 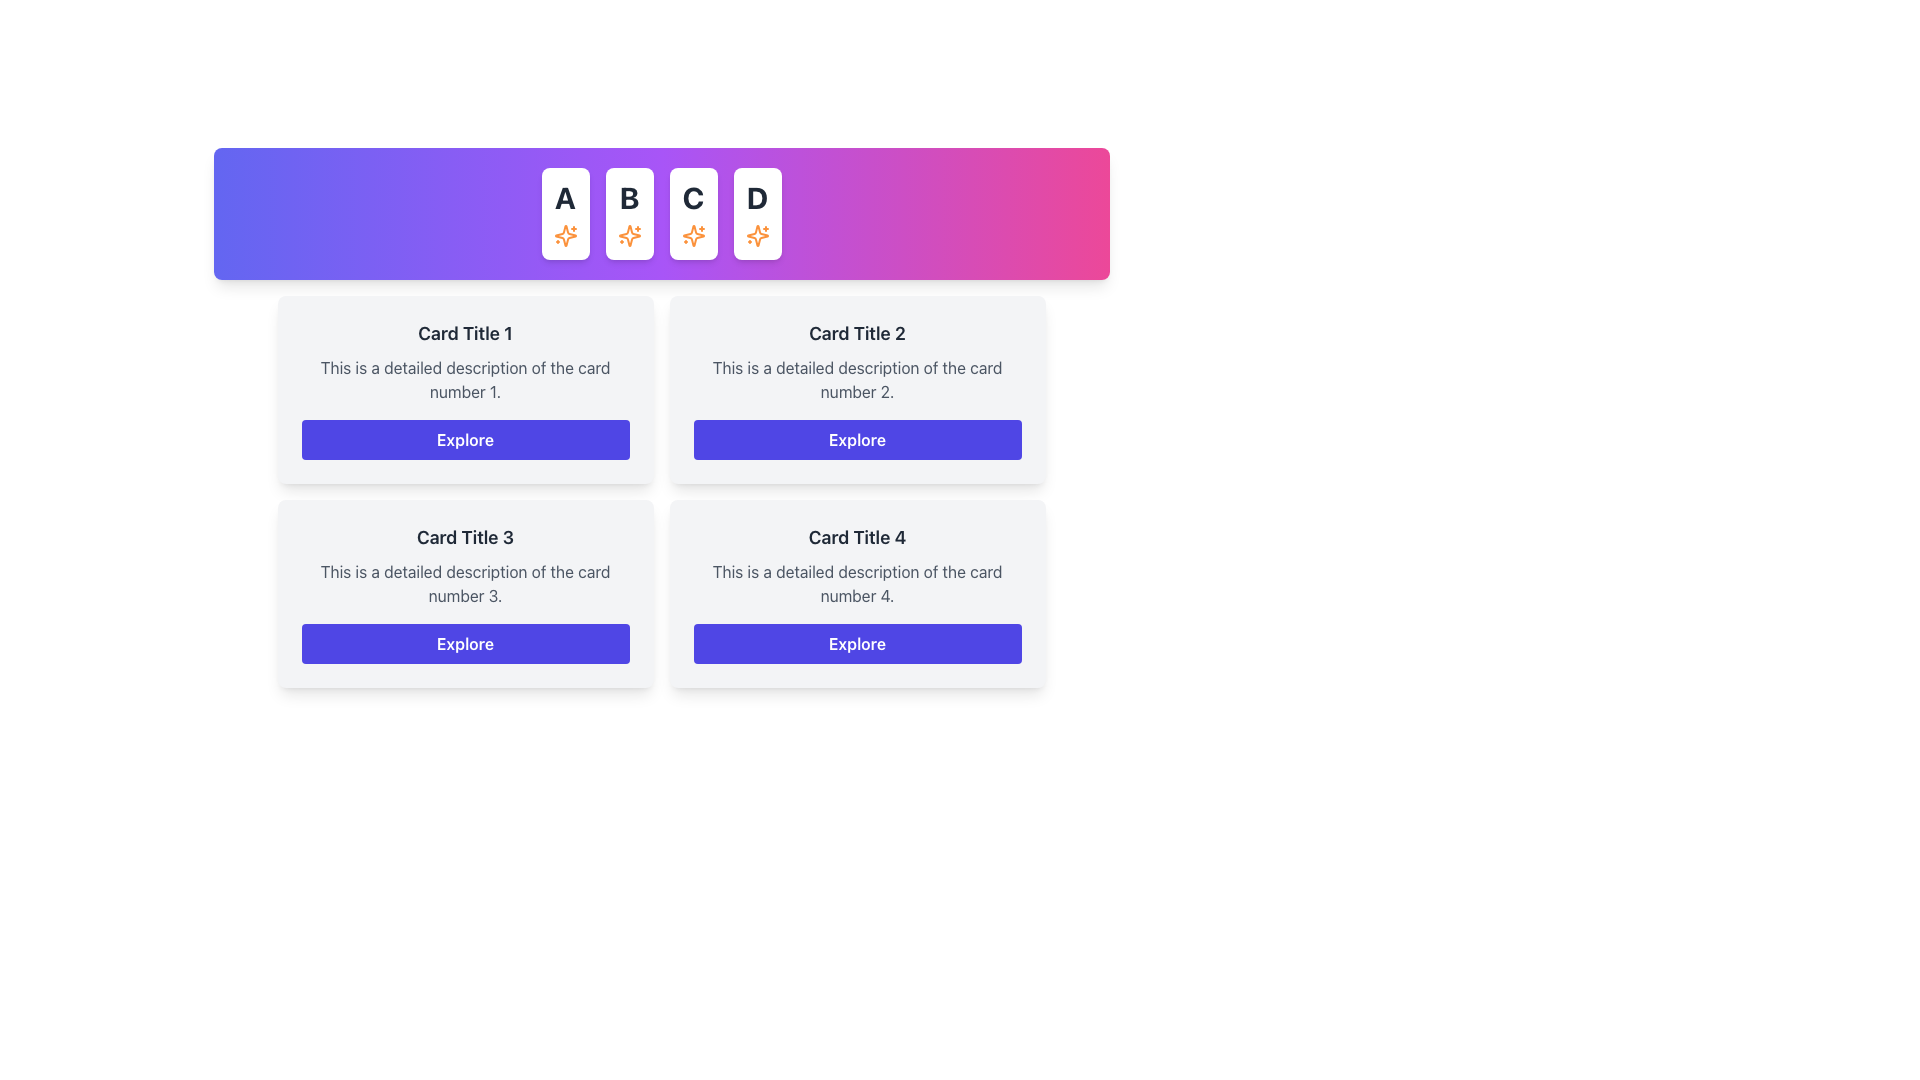 What do you see at coordinates (756, 197) in the screenshot?
I see `the text element that labels the fourth card, positioned at the top-center of the card` at bounding box center [756, 197].